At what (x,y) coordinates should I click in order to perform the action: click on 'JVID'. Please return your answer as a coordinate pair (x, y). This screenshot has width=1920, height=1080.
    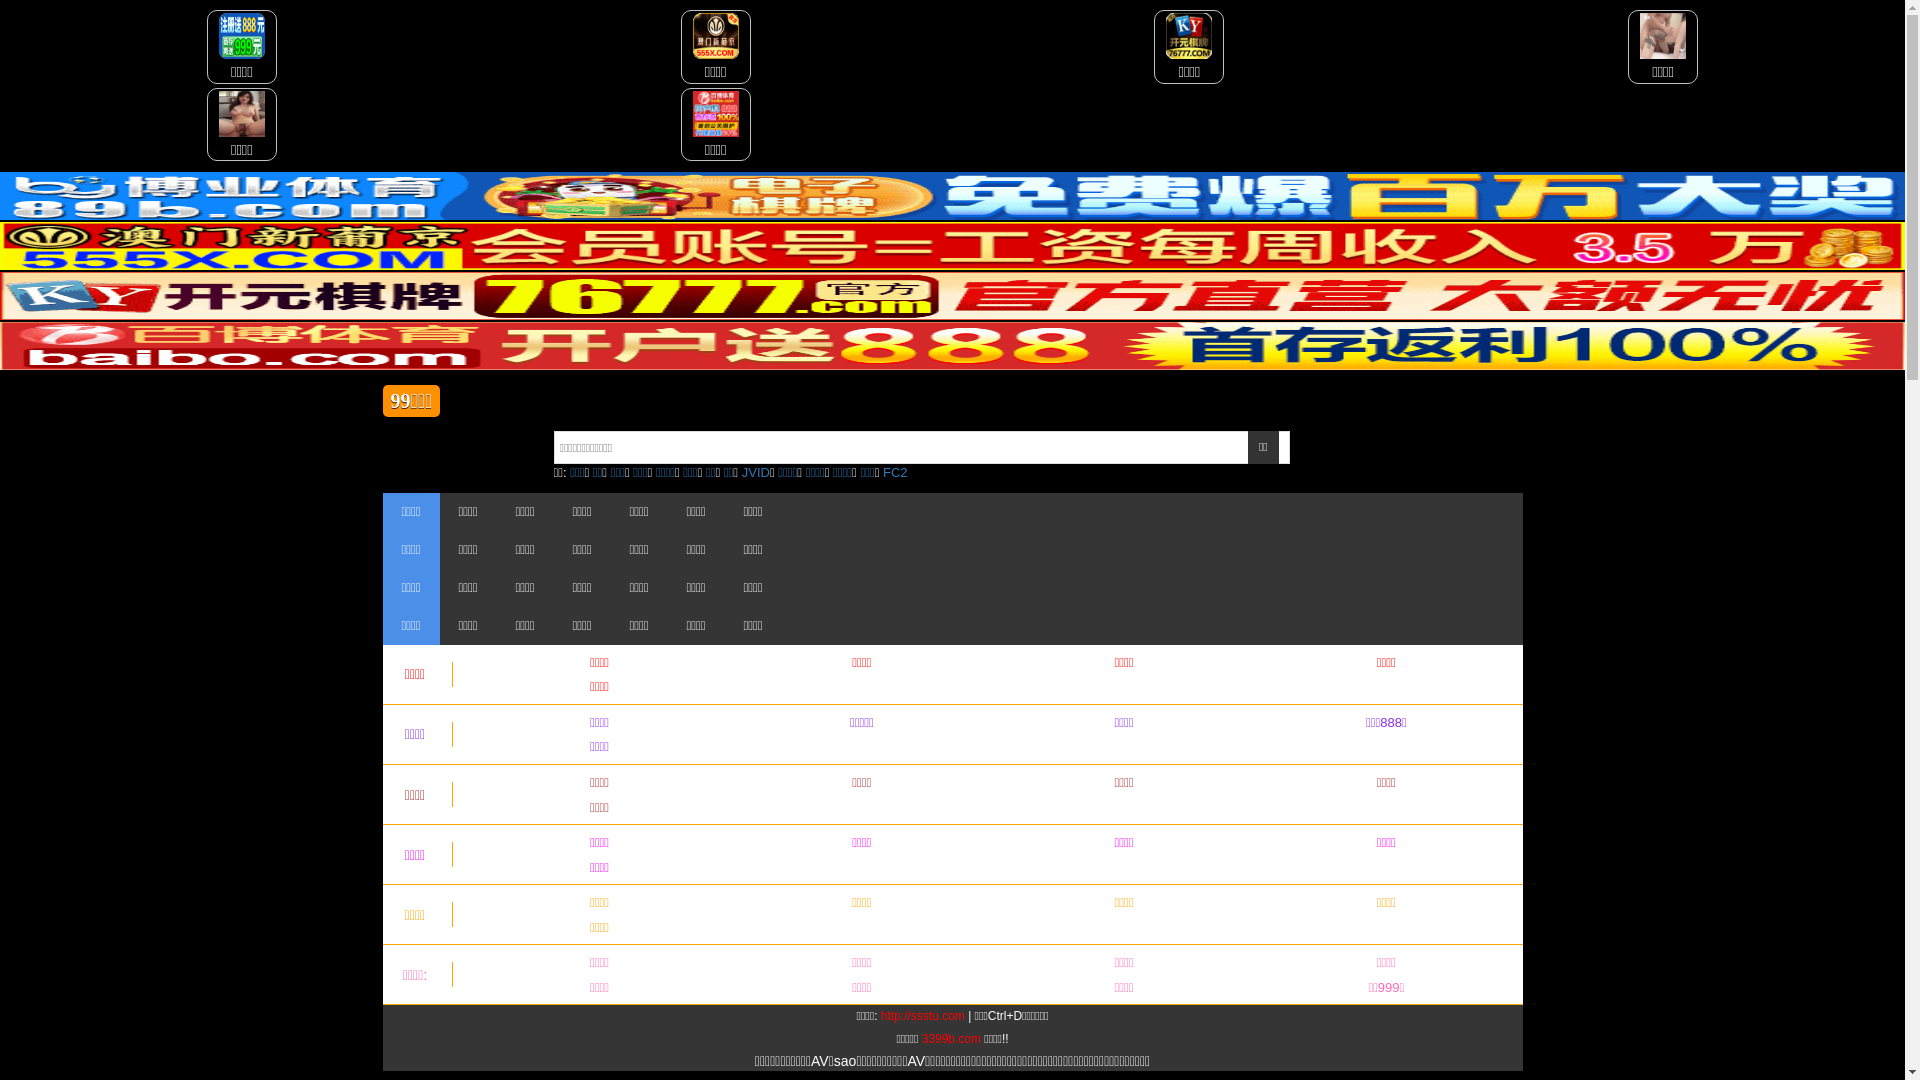
    Looking at the image, I should click on (755, 472).